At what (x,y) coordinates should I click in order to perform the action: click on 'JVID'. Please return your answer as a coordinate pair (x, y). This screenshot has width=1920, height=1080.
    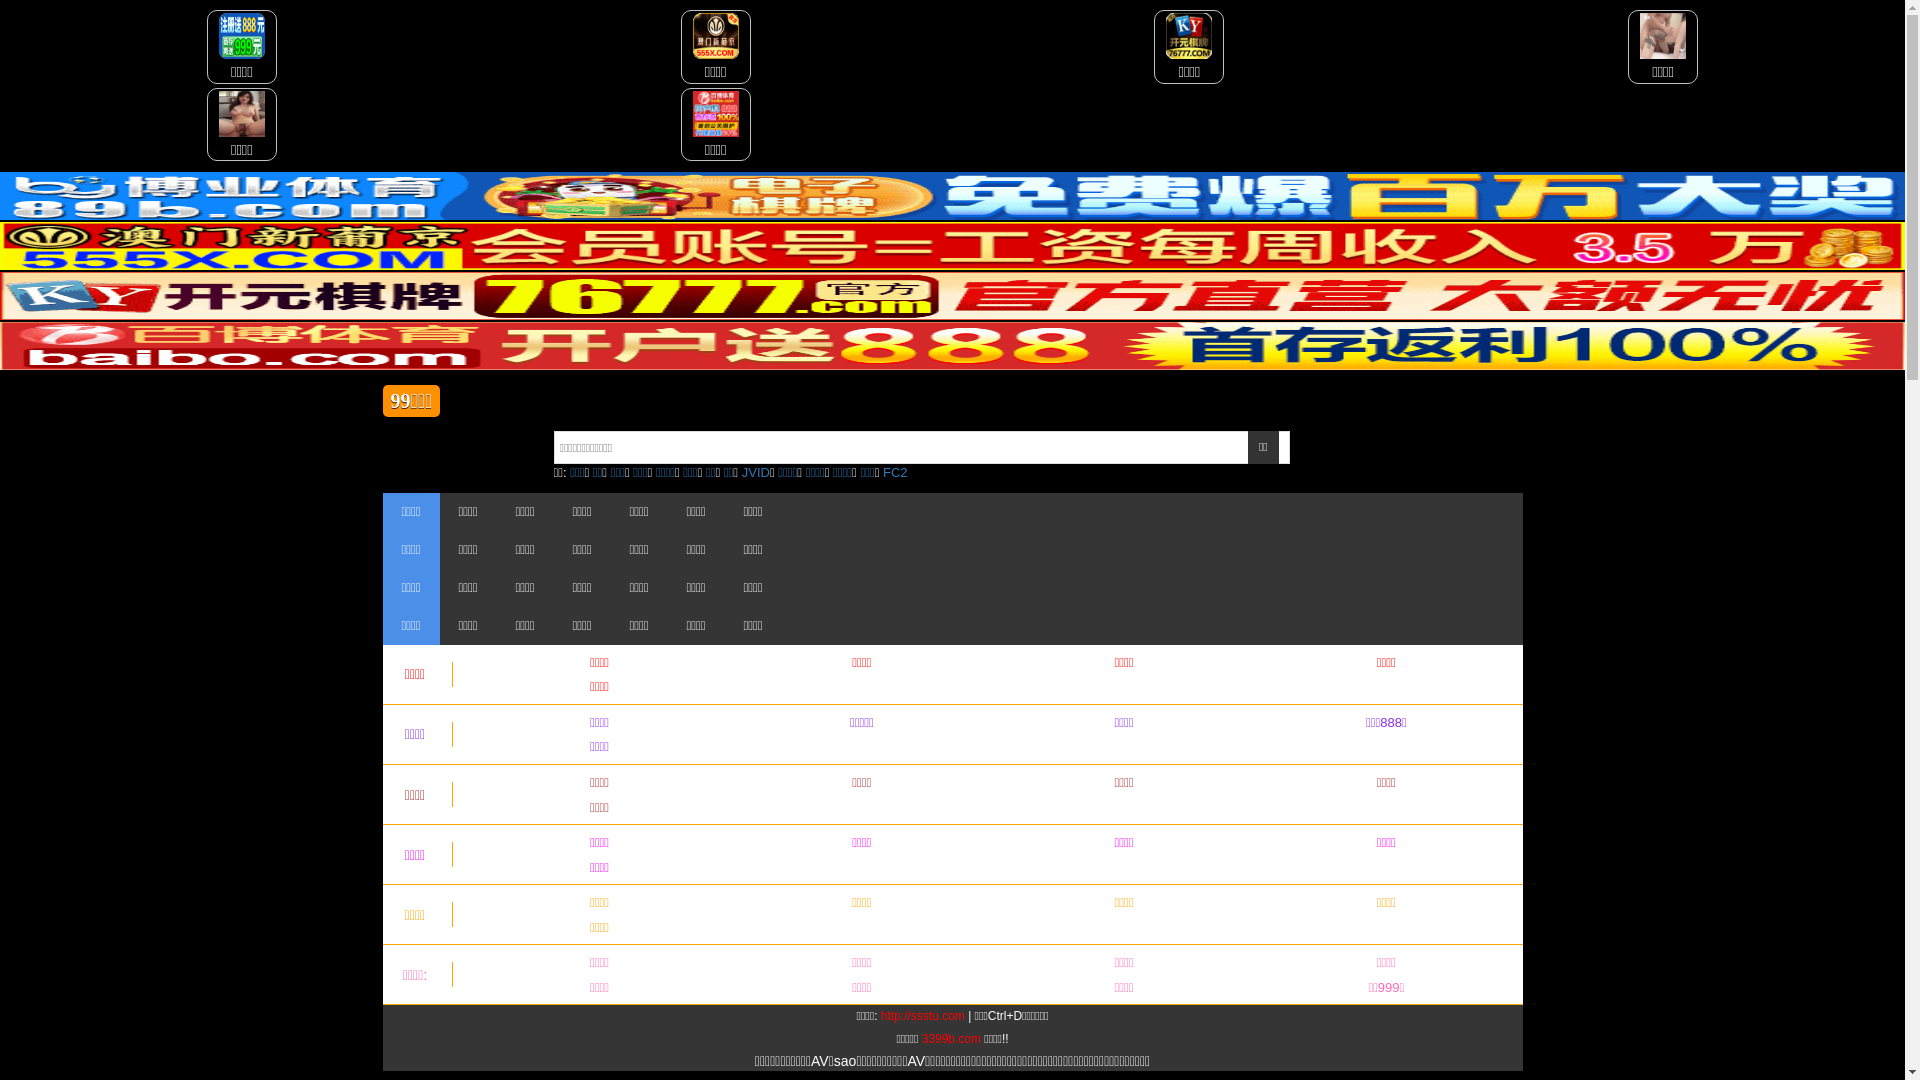
    Looking at the image, I should click on (755, 472).